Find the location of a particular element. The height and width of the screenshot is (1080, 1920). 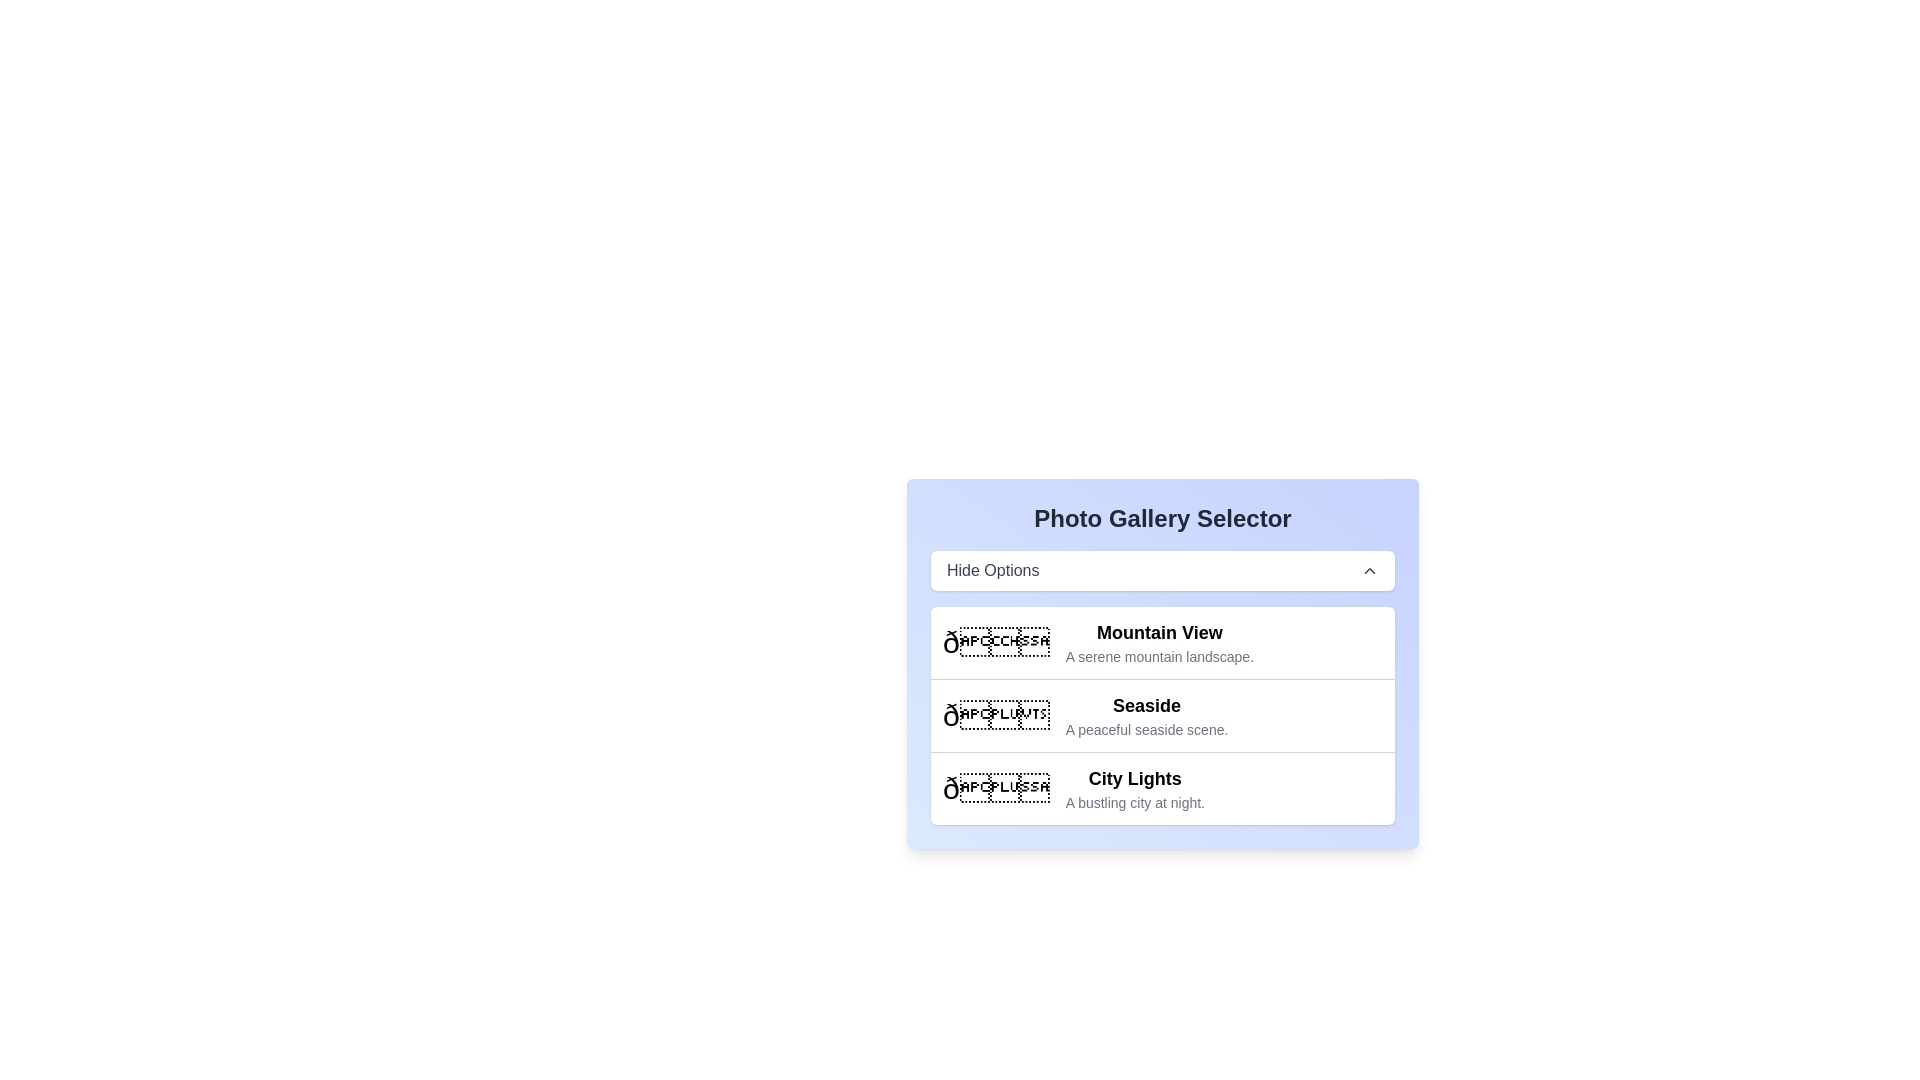

the third item in the vertical list titled 'City Lights' is located at coordinates (1162, 787).